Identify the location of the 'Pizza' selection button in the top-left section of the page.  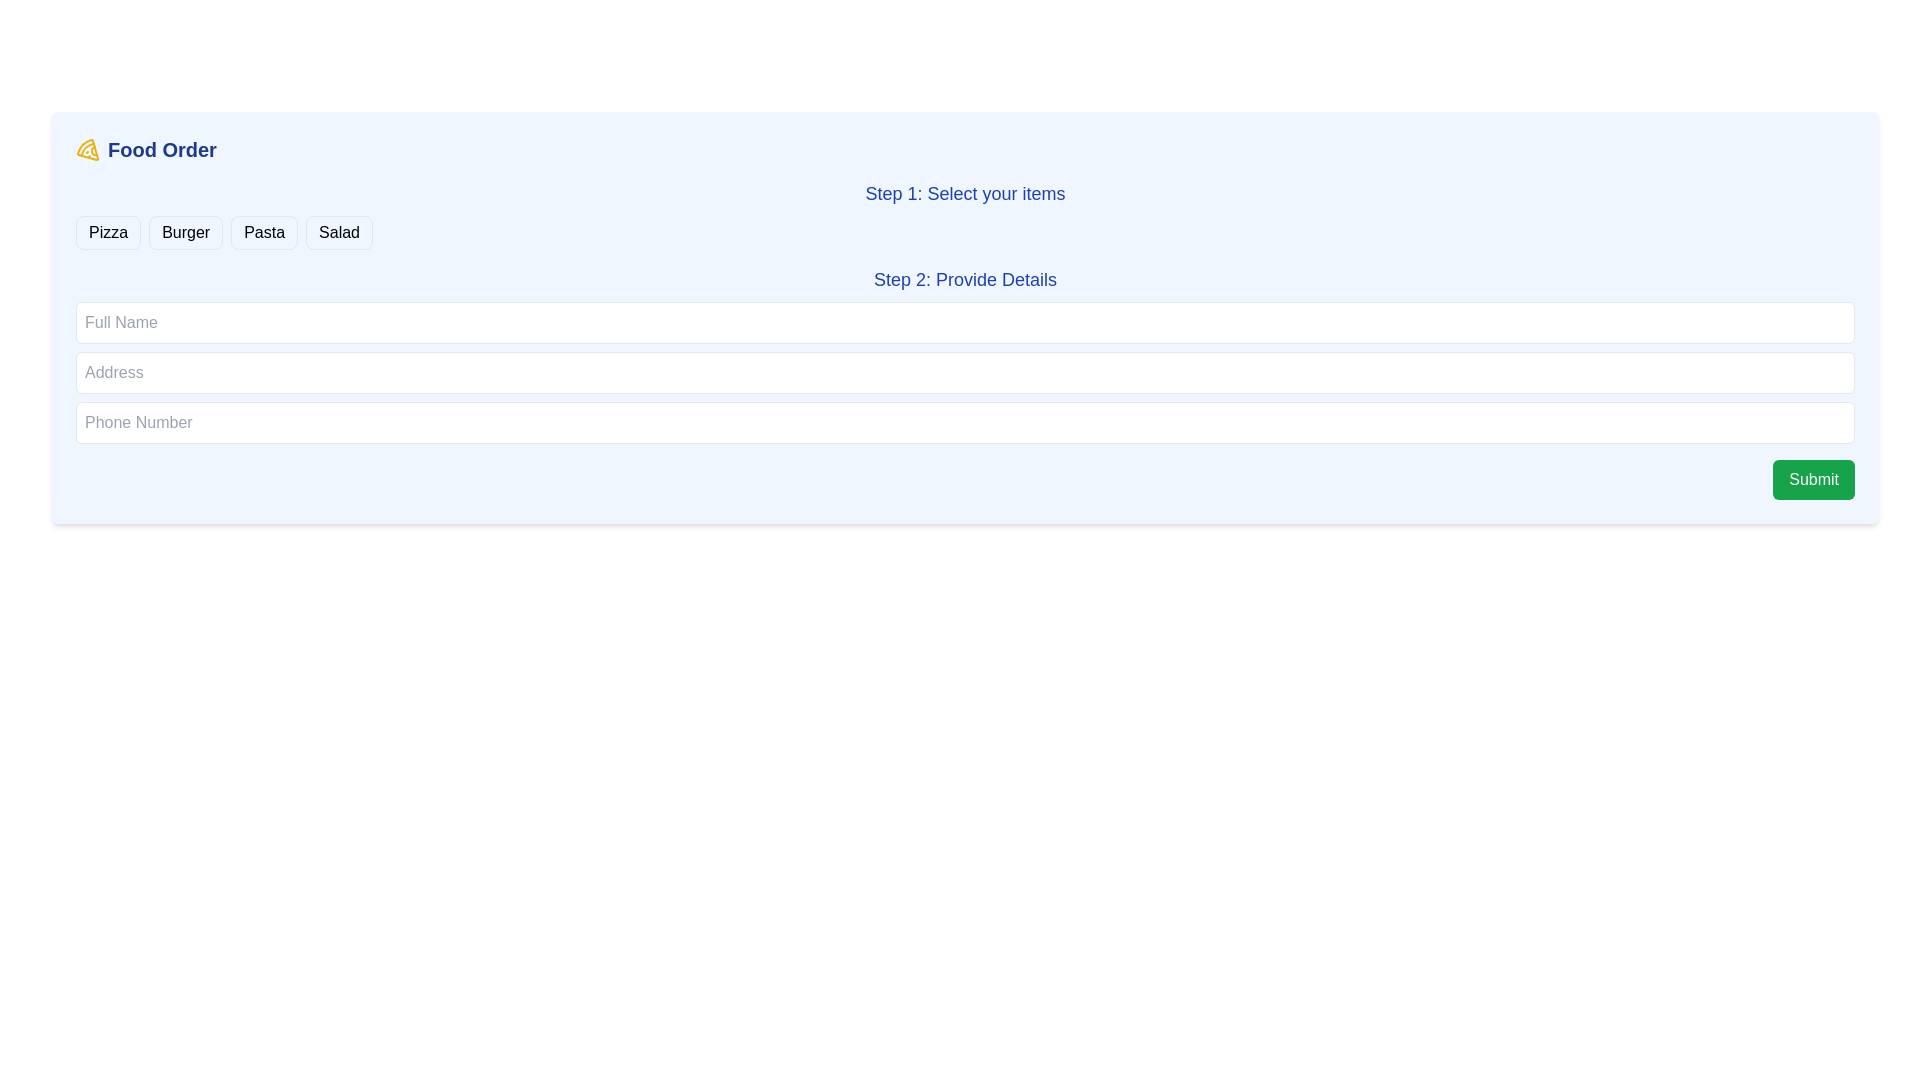
(107, 231).